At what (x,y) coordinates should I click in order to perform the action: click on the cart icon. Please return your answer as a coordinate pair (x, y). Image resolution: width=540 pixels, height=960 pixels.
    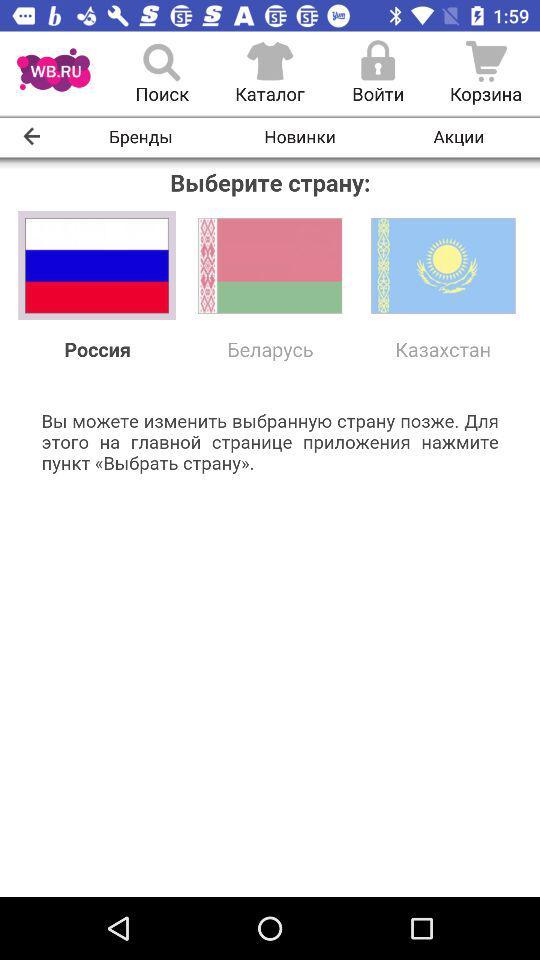
    Looking at the image, I should click on (485, 73).